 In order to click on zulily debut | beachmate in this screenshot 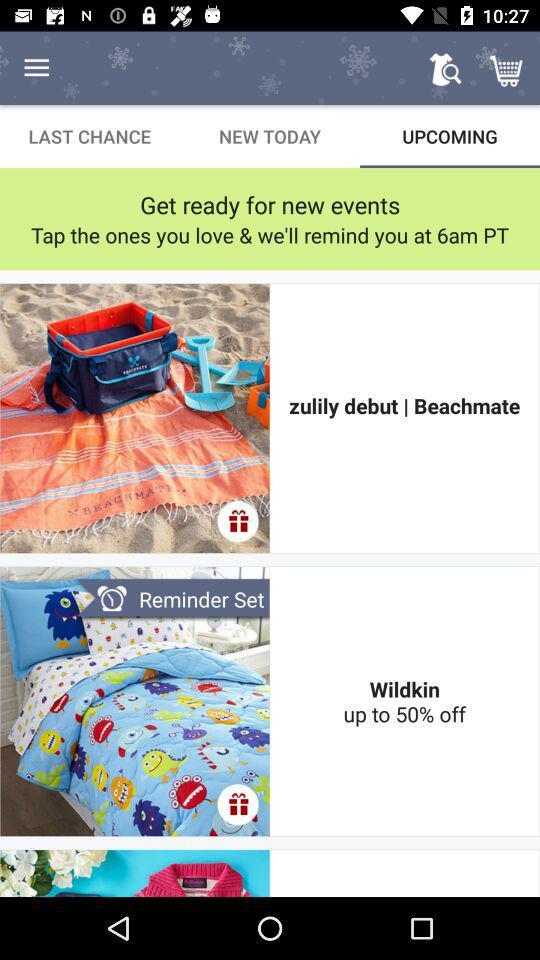, I will do `click(404, 417)`.